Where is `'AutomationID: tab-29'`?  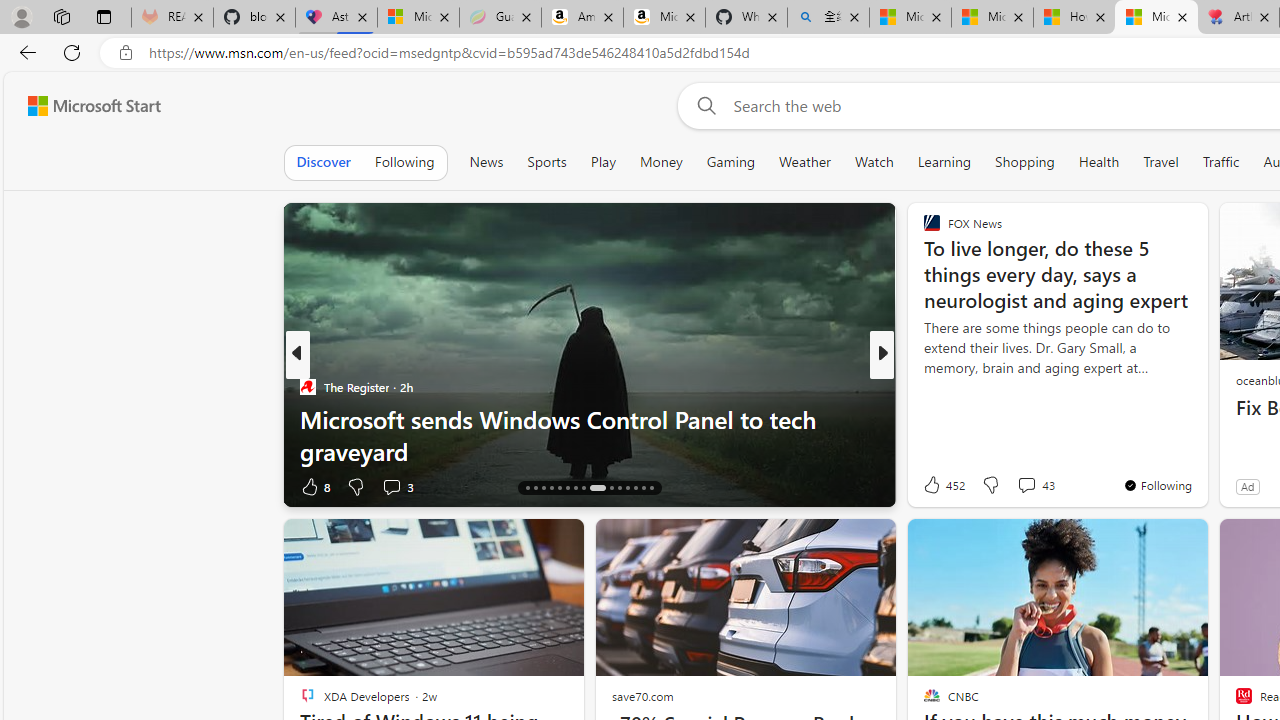 'AutomationID: tab-29' is located at coordinates (643, 488).